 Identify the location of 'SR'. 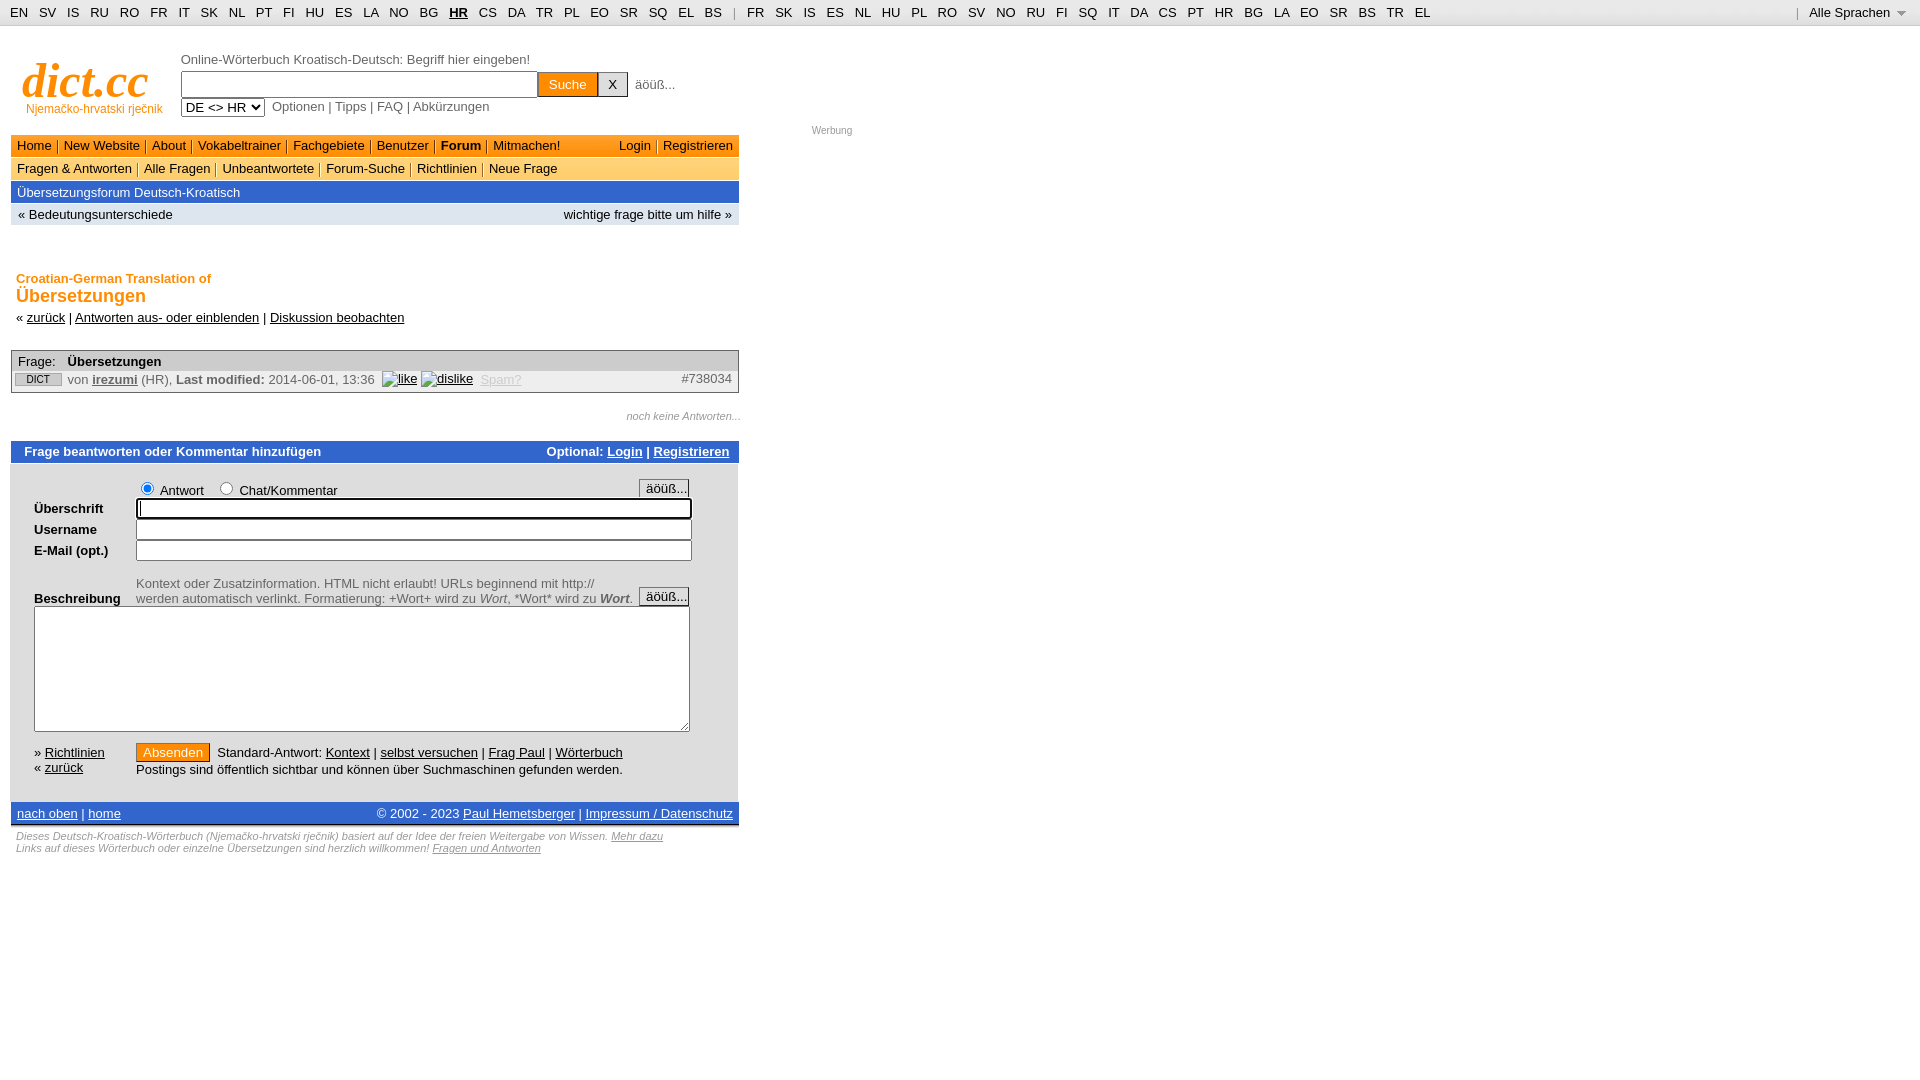
(627, 12).